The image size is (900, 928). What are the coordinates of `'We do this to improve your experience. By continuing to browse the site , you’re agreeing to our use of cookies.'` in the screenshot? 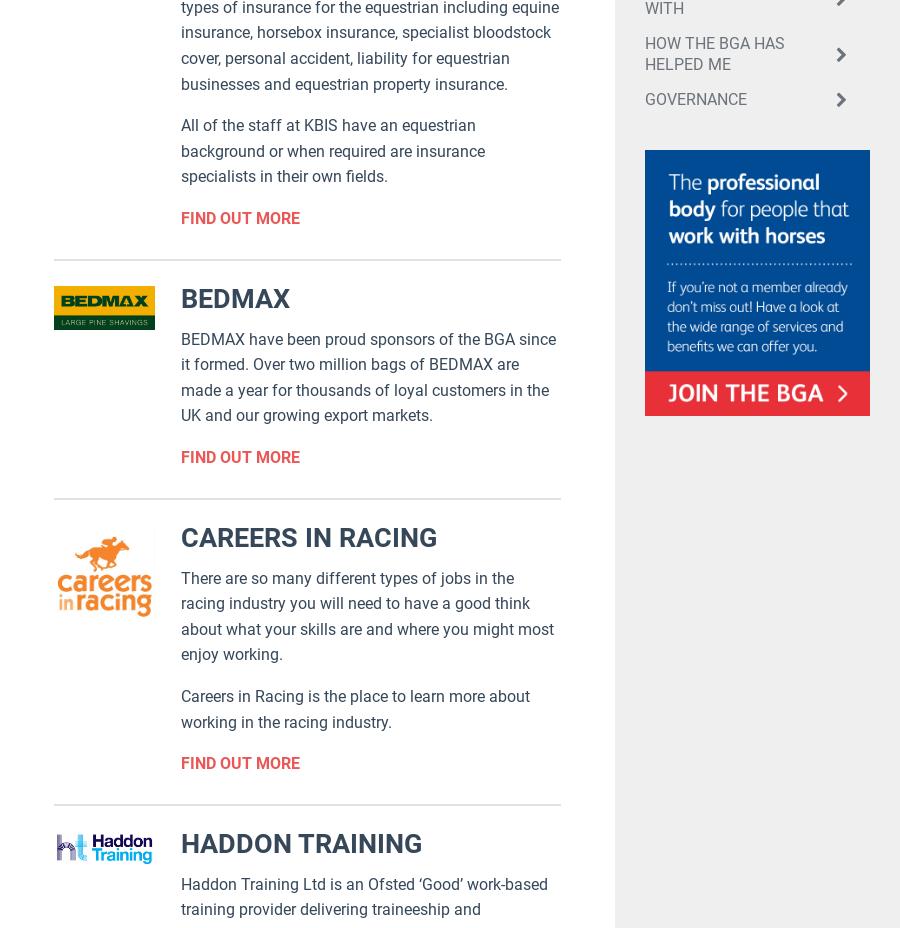 It's located at (475, 33).